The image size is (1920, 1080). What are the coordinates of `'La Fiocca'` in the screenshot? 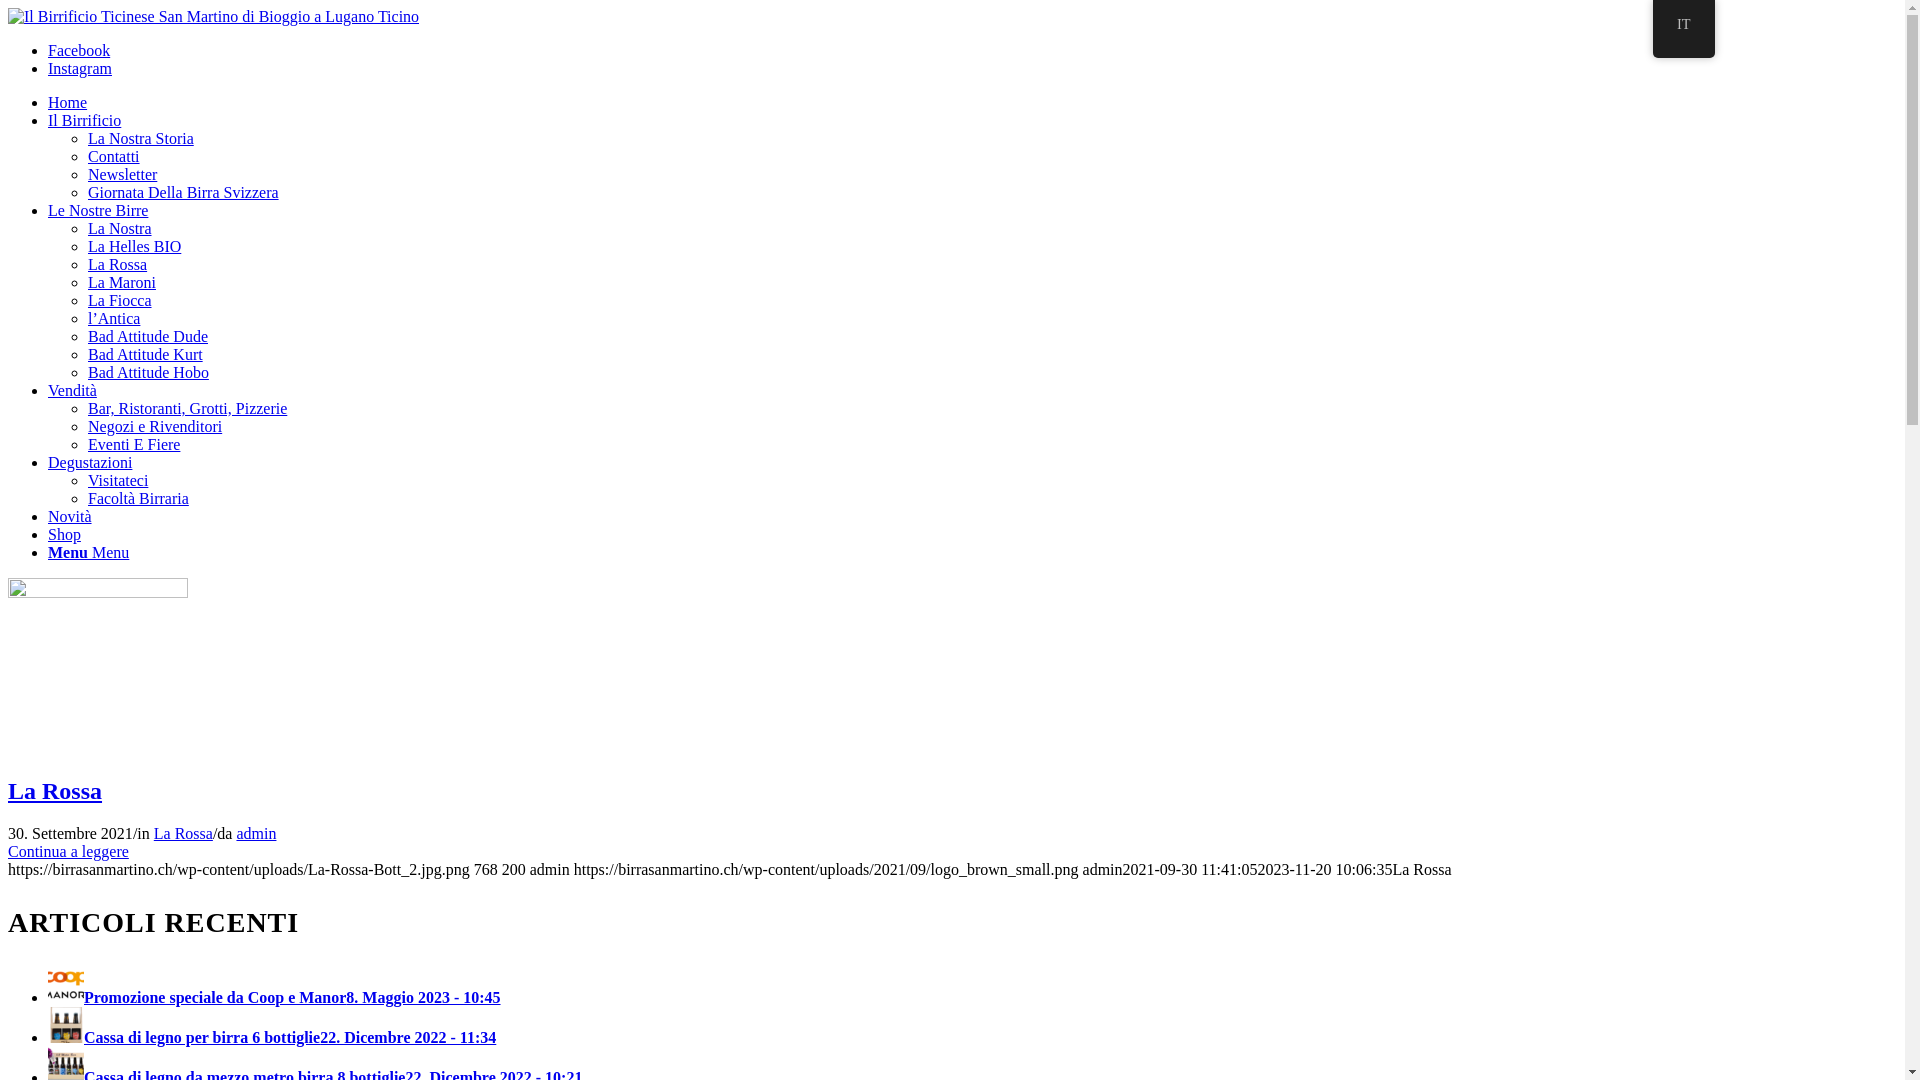 It's located at (119, 300).